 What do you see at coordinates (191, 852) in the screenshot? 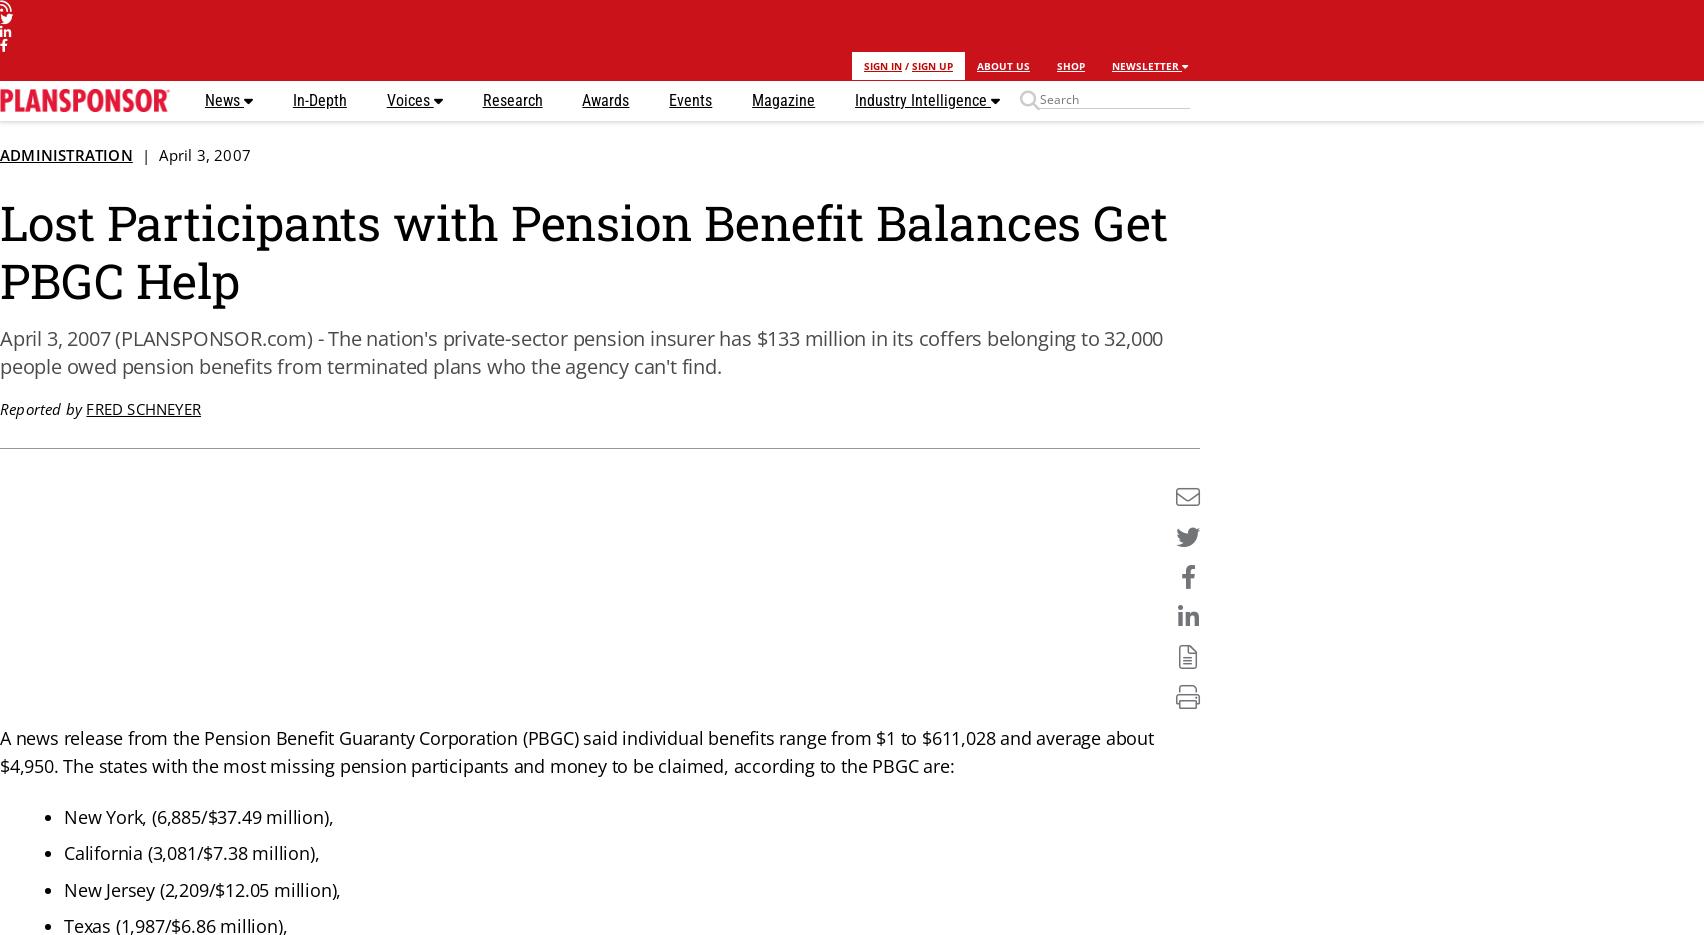
I see `'California (3,081/$7.38 million),'` at bounding box center [191, 852].